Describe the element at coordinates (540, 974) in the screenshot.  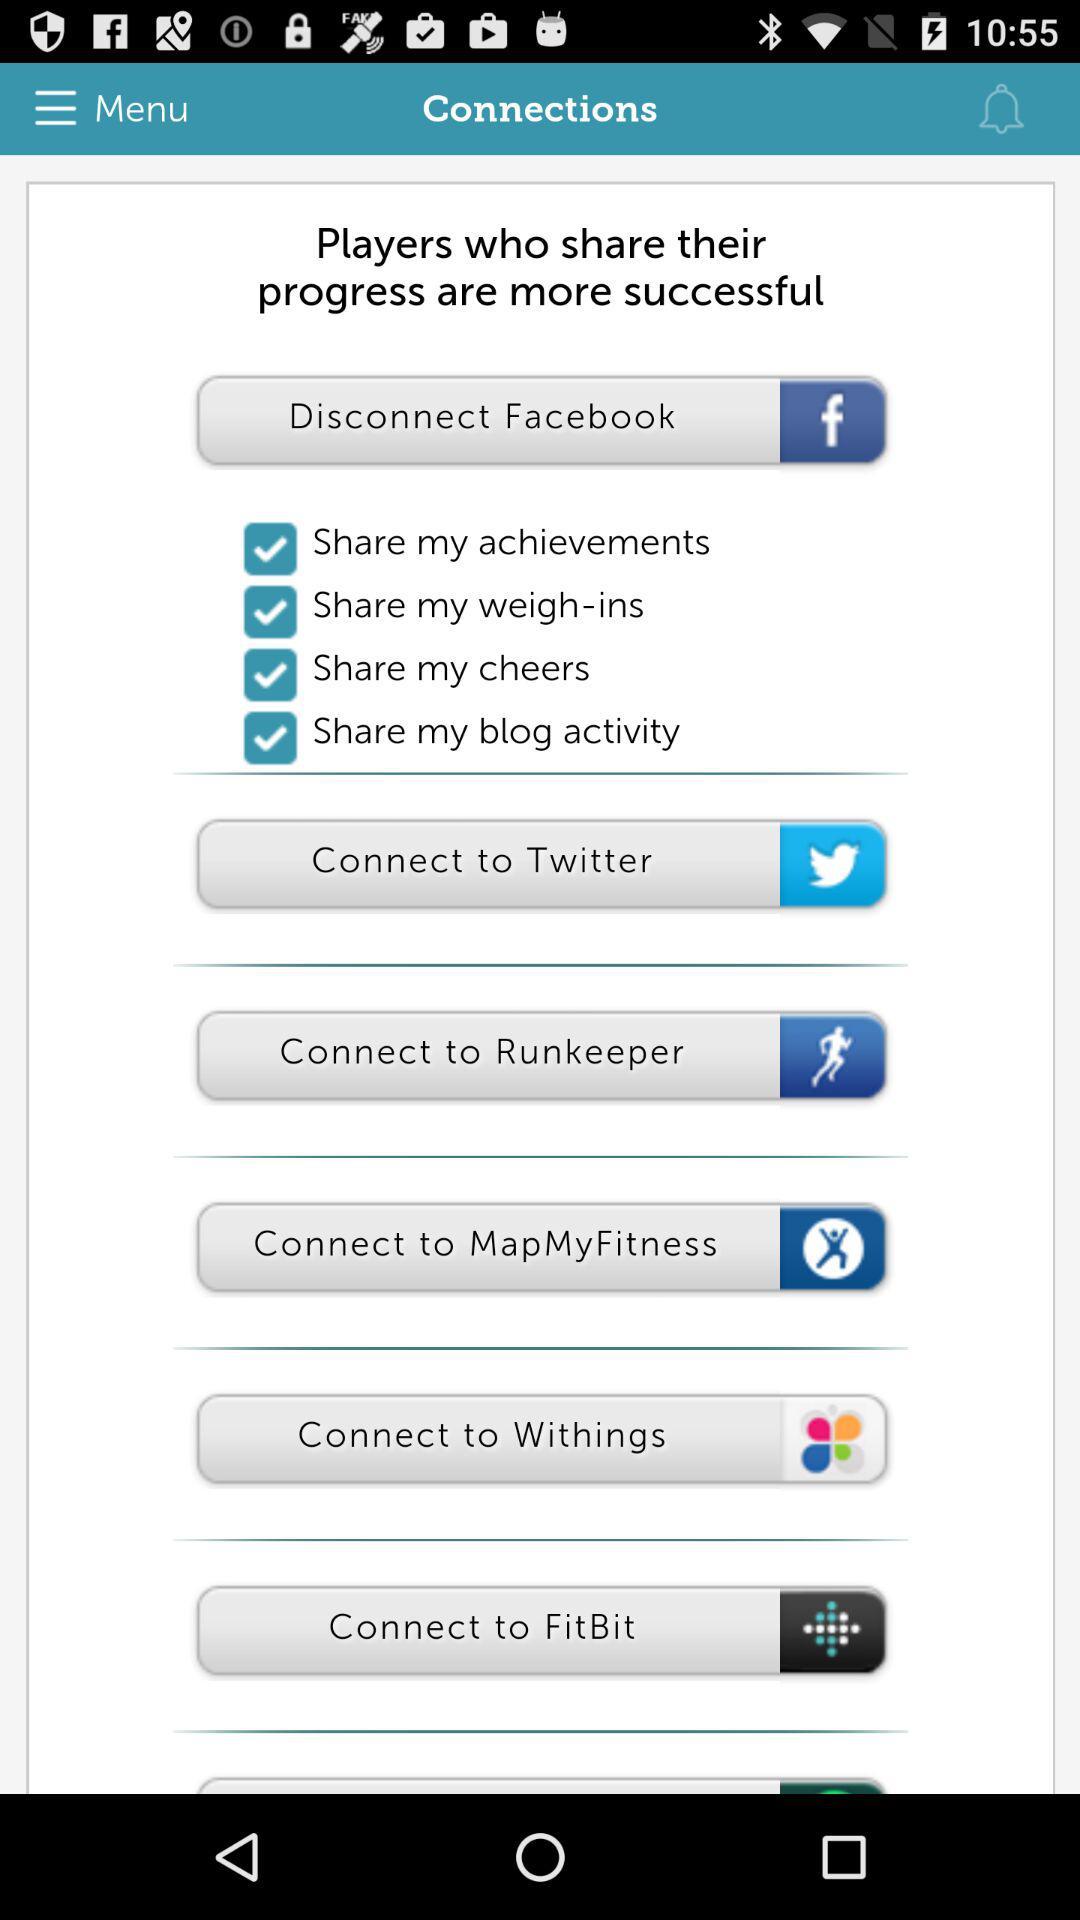
I see `content of connections` at that location.